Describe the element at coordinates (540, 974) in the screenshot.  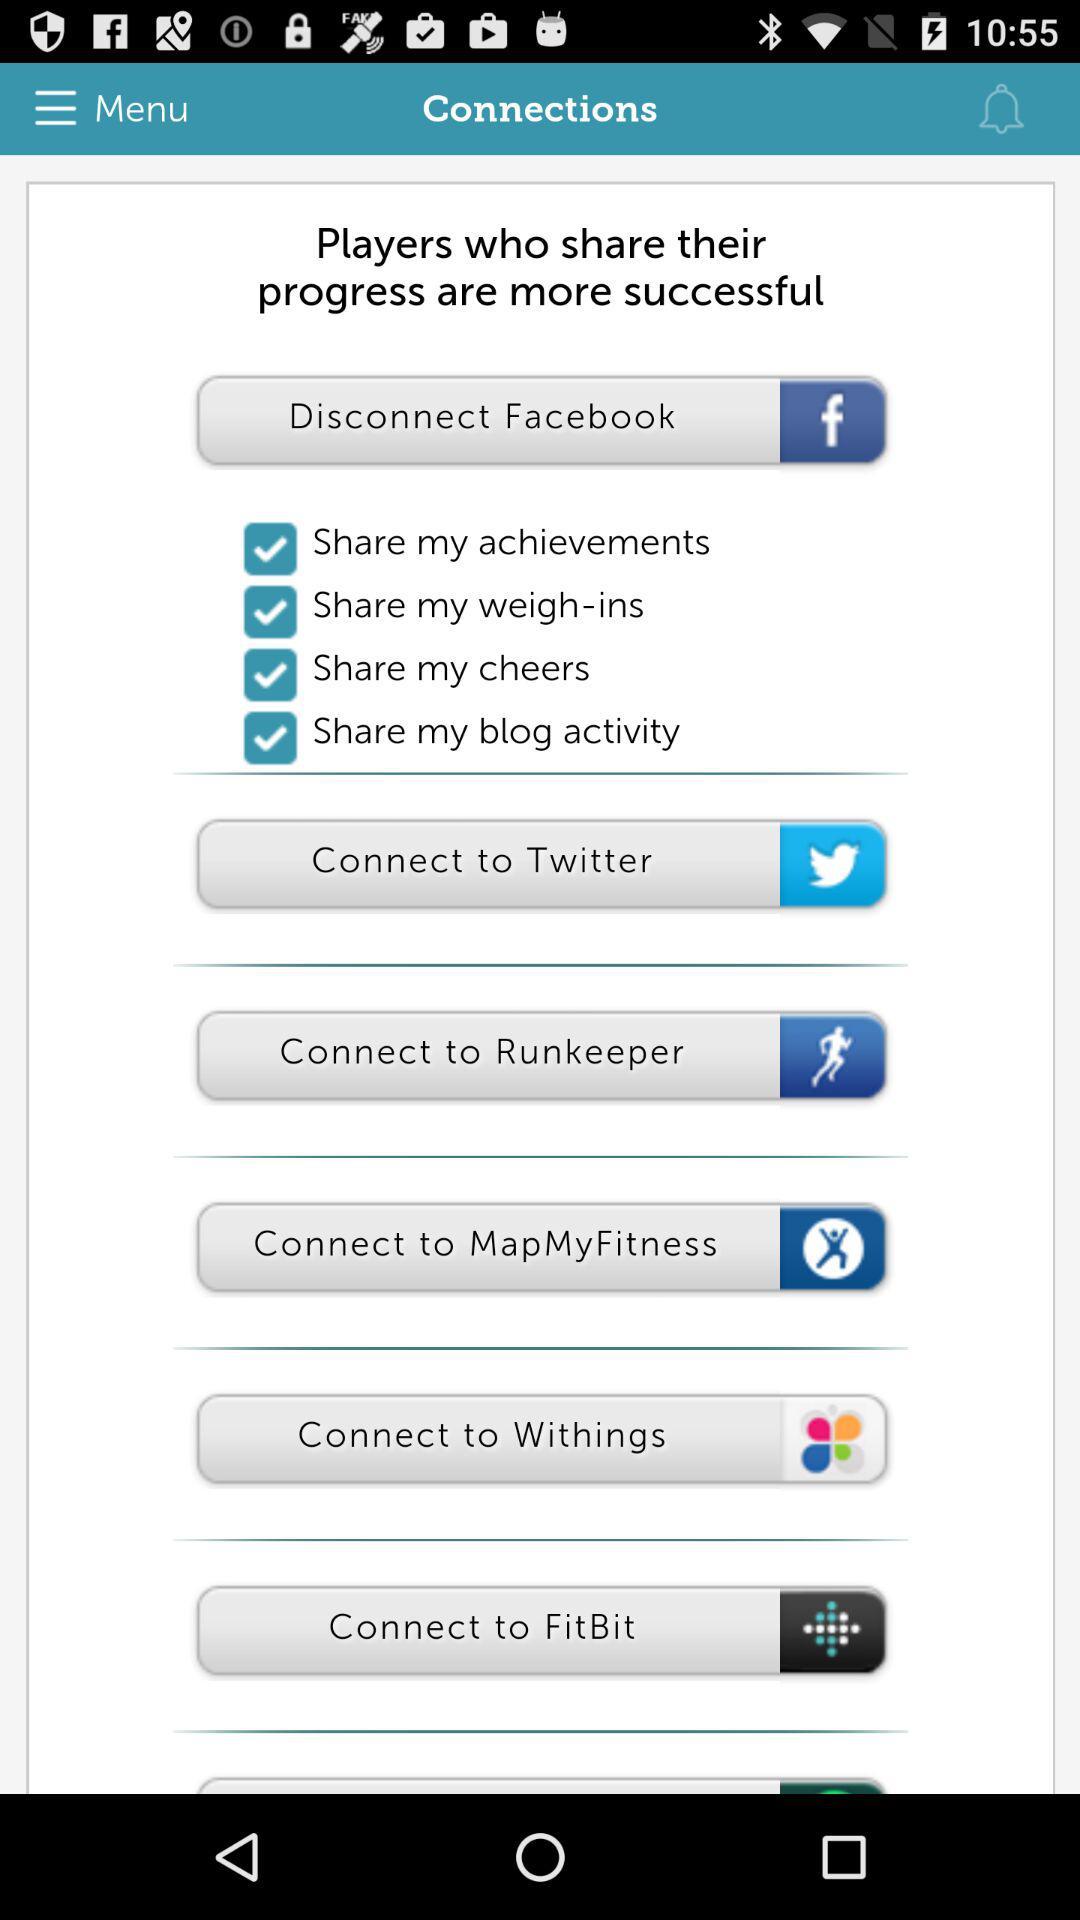
I see `content of connections` at that location.